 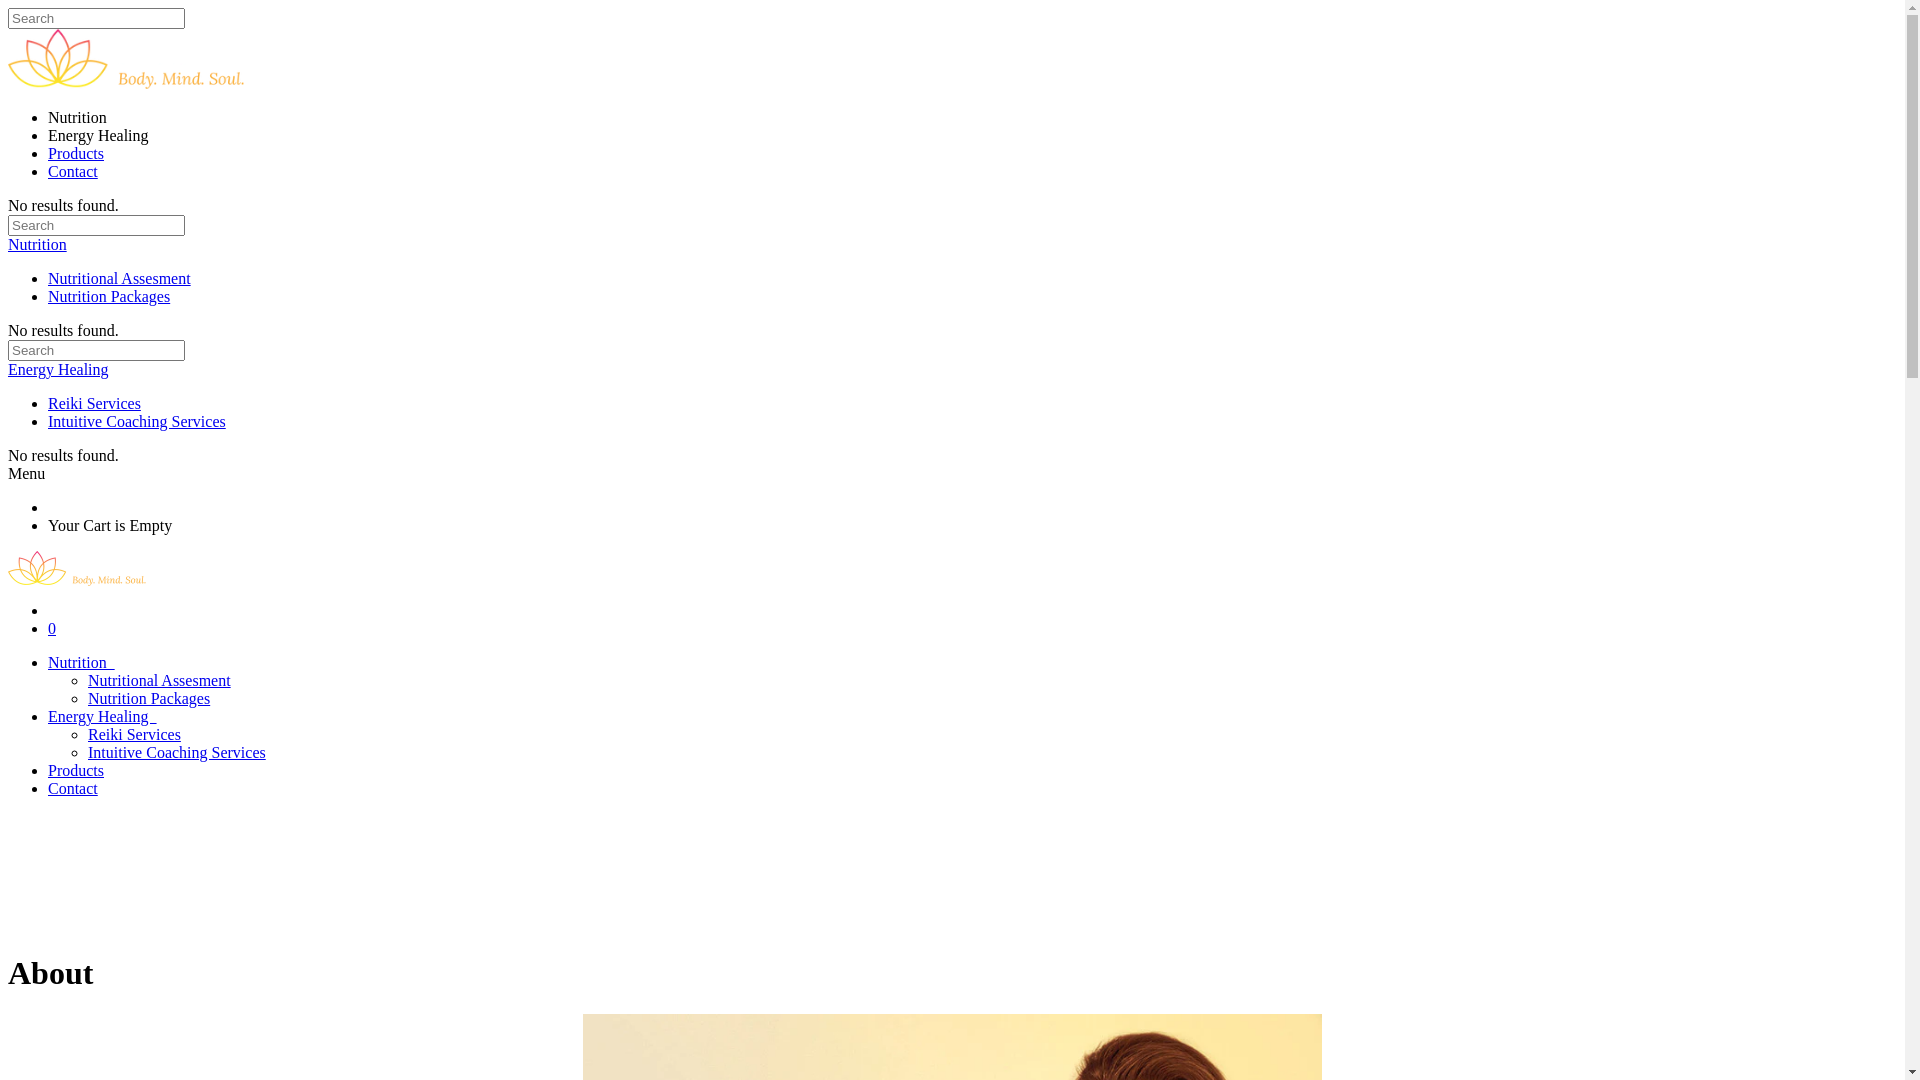 What do you see at coordinates (86, 752) in the screenshot?
I see `'Intuitive Coaching Services'` at bounding box center [86, 752].